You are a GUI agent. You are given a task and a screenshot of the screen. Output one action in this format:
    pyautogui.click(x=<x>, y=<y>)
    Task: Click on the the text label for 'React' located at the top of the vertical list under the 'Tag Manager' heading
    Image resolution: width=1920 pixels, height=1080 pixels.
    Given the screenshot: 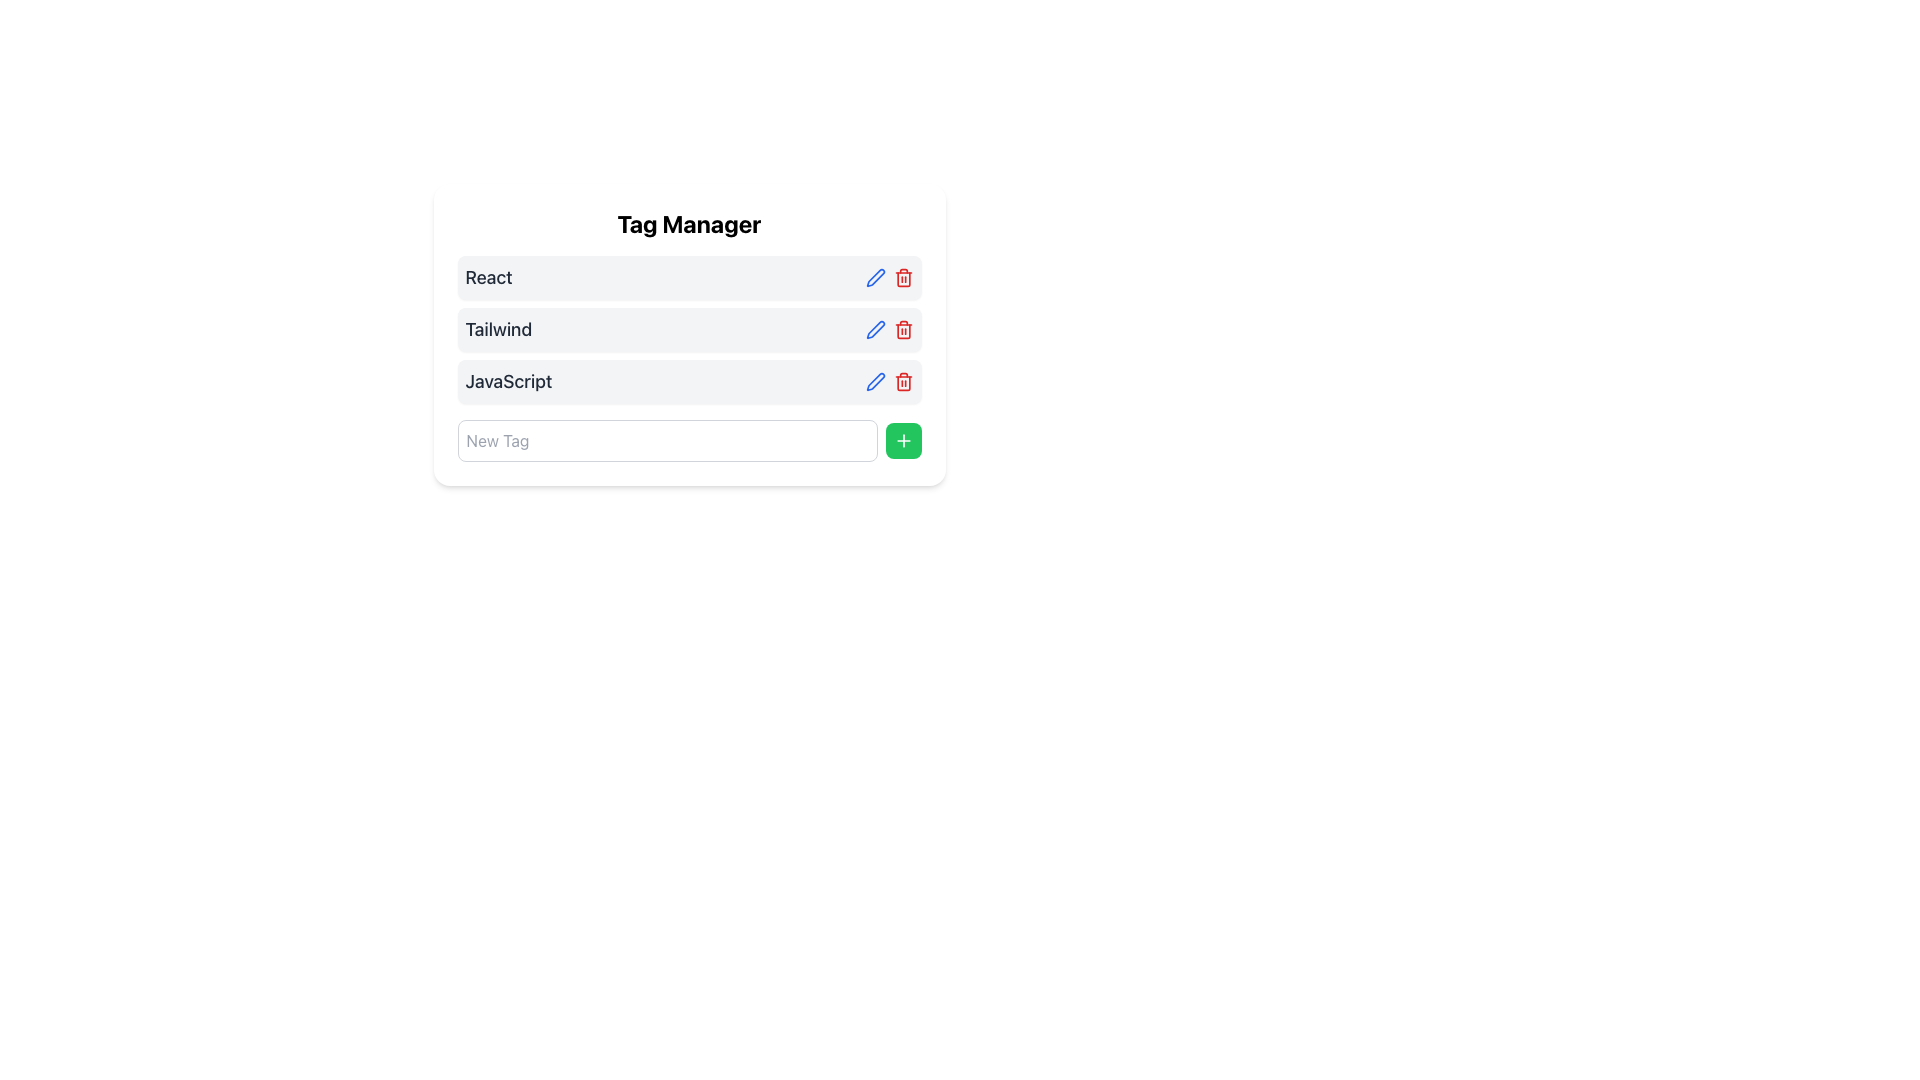 What is the action you would take?
    pyautogui.click(x=489, y=277)
    